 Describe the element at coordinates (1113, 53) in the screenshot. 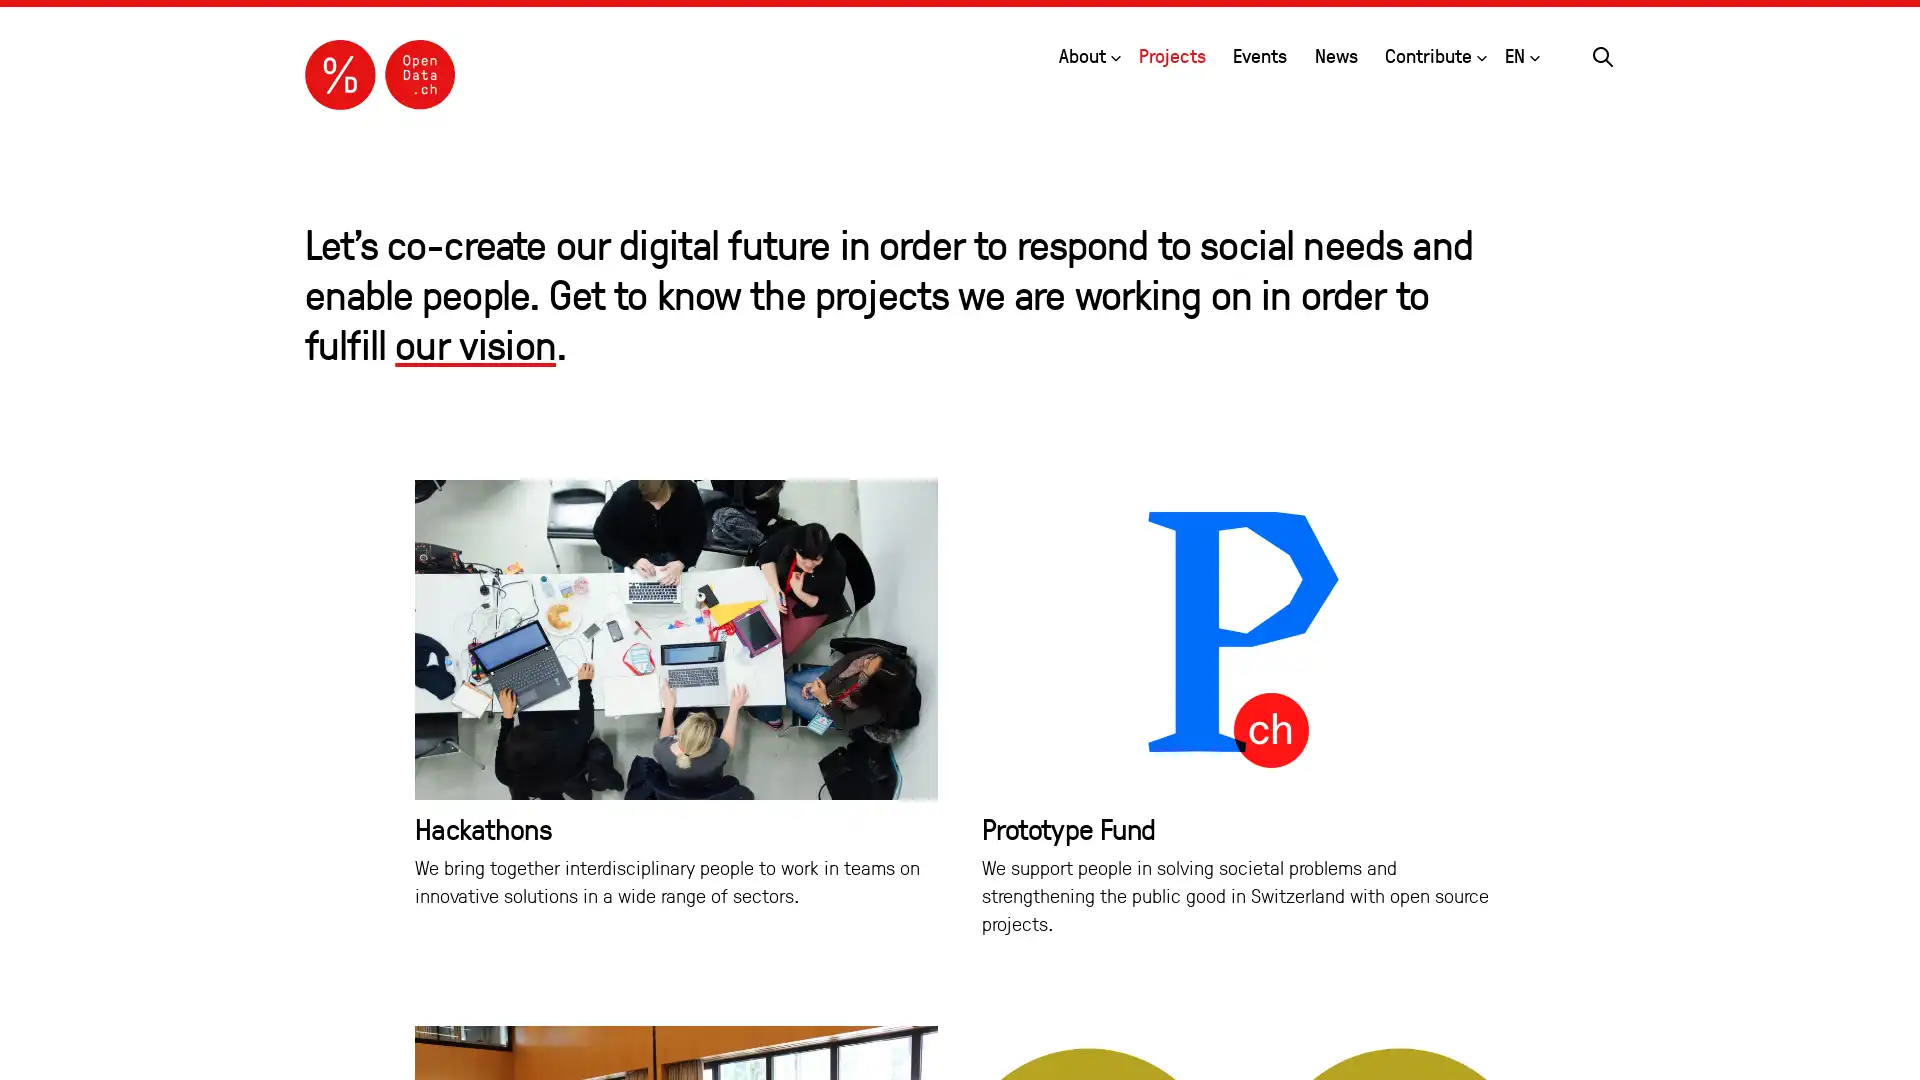

I see `Open` at that location.